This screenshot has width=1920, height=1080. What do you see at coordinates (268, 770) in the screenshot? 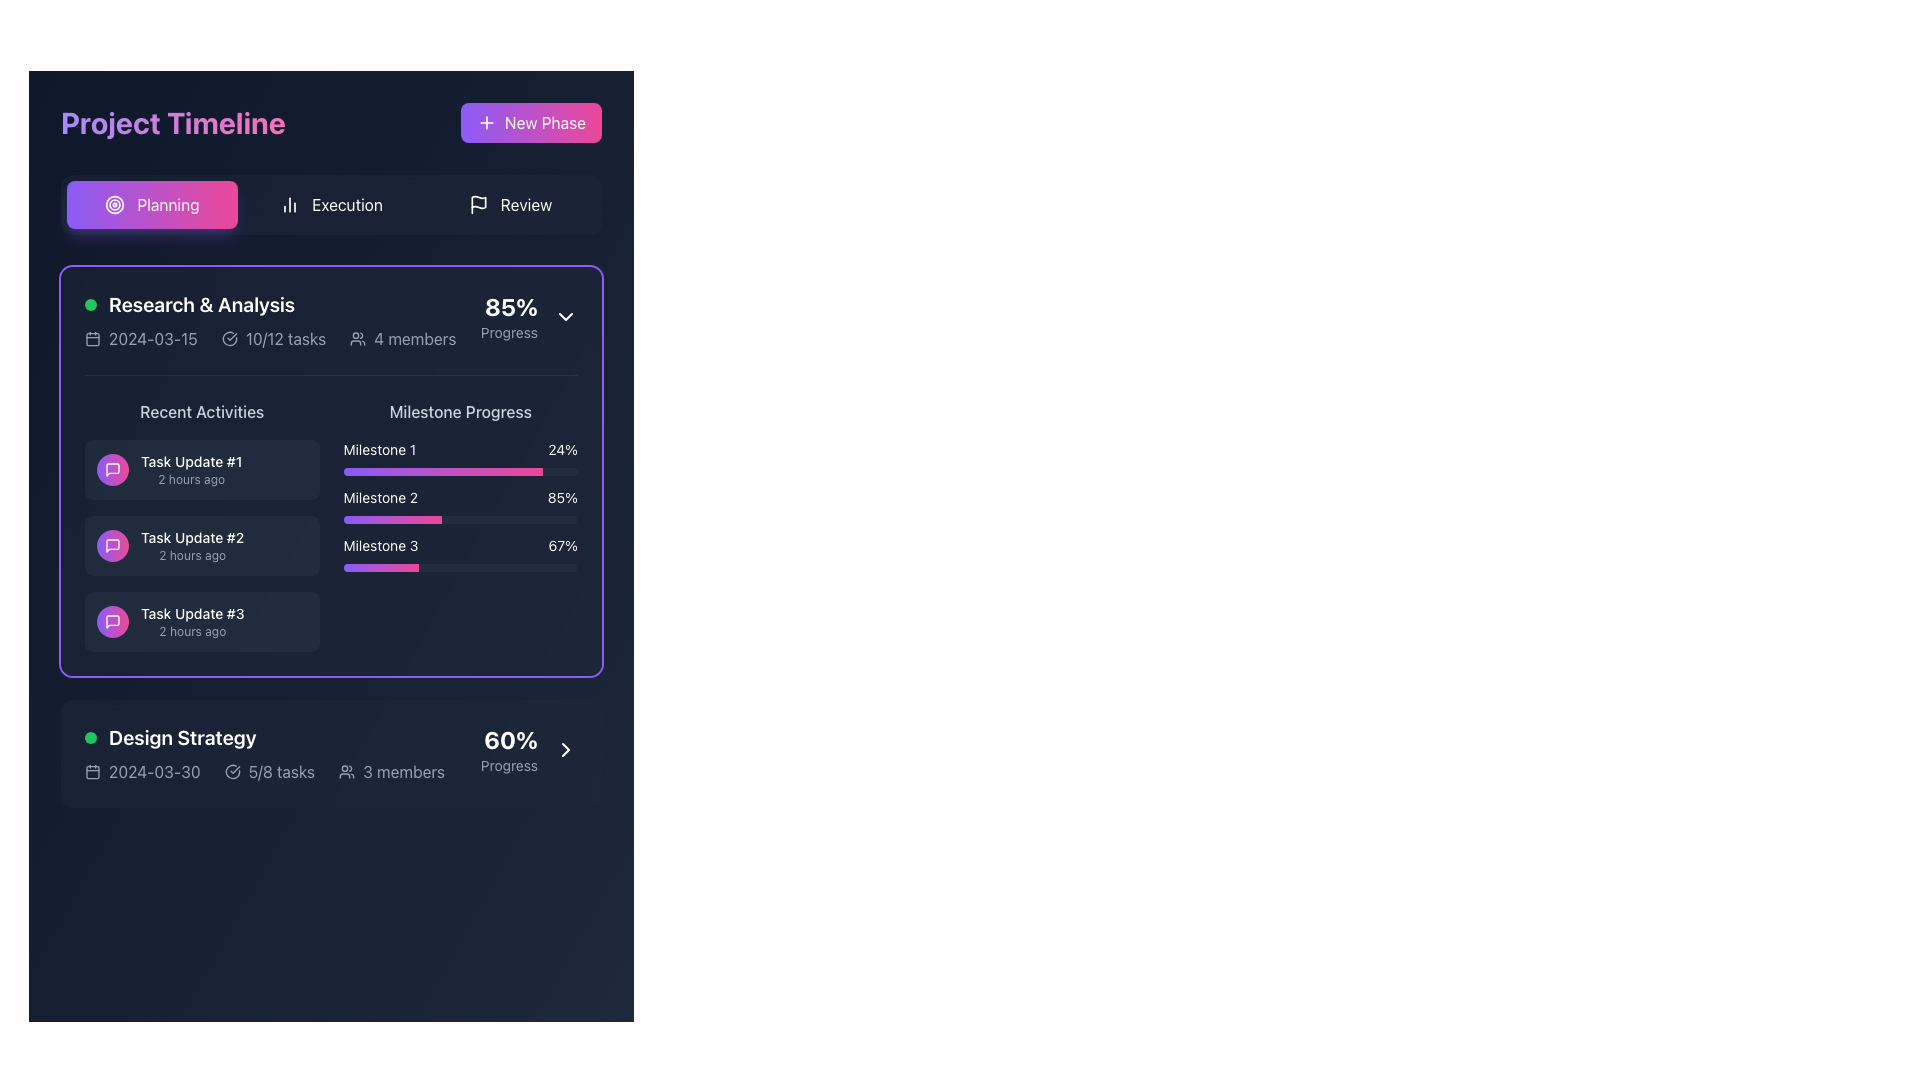
I see `the minimalist icon with a checkmark and the text '5/8 tasks' in the 'Design Strategy' section, located between the '2024-03-30' date and '3 members' user count` at bounding box center [268, 770].